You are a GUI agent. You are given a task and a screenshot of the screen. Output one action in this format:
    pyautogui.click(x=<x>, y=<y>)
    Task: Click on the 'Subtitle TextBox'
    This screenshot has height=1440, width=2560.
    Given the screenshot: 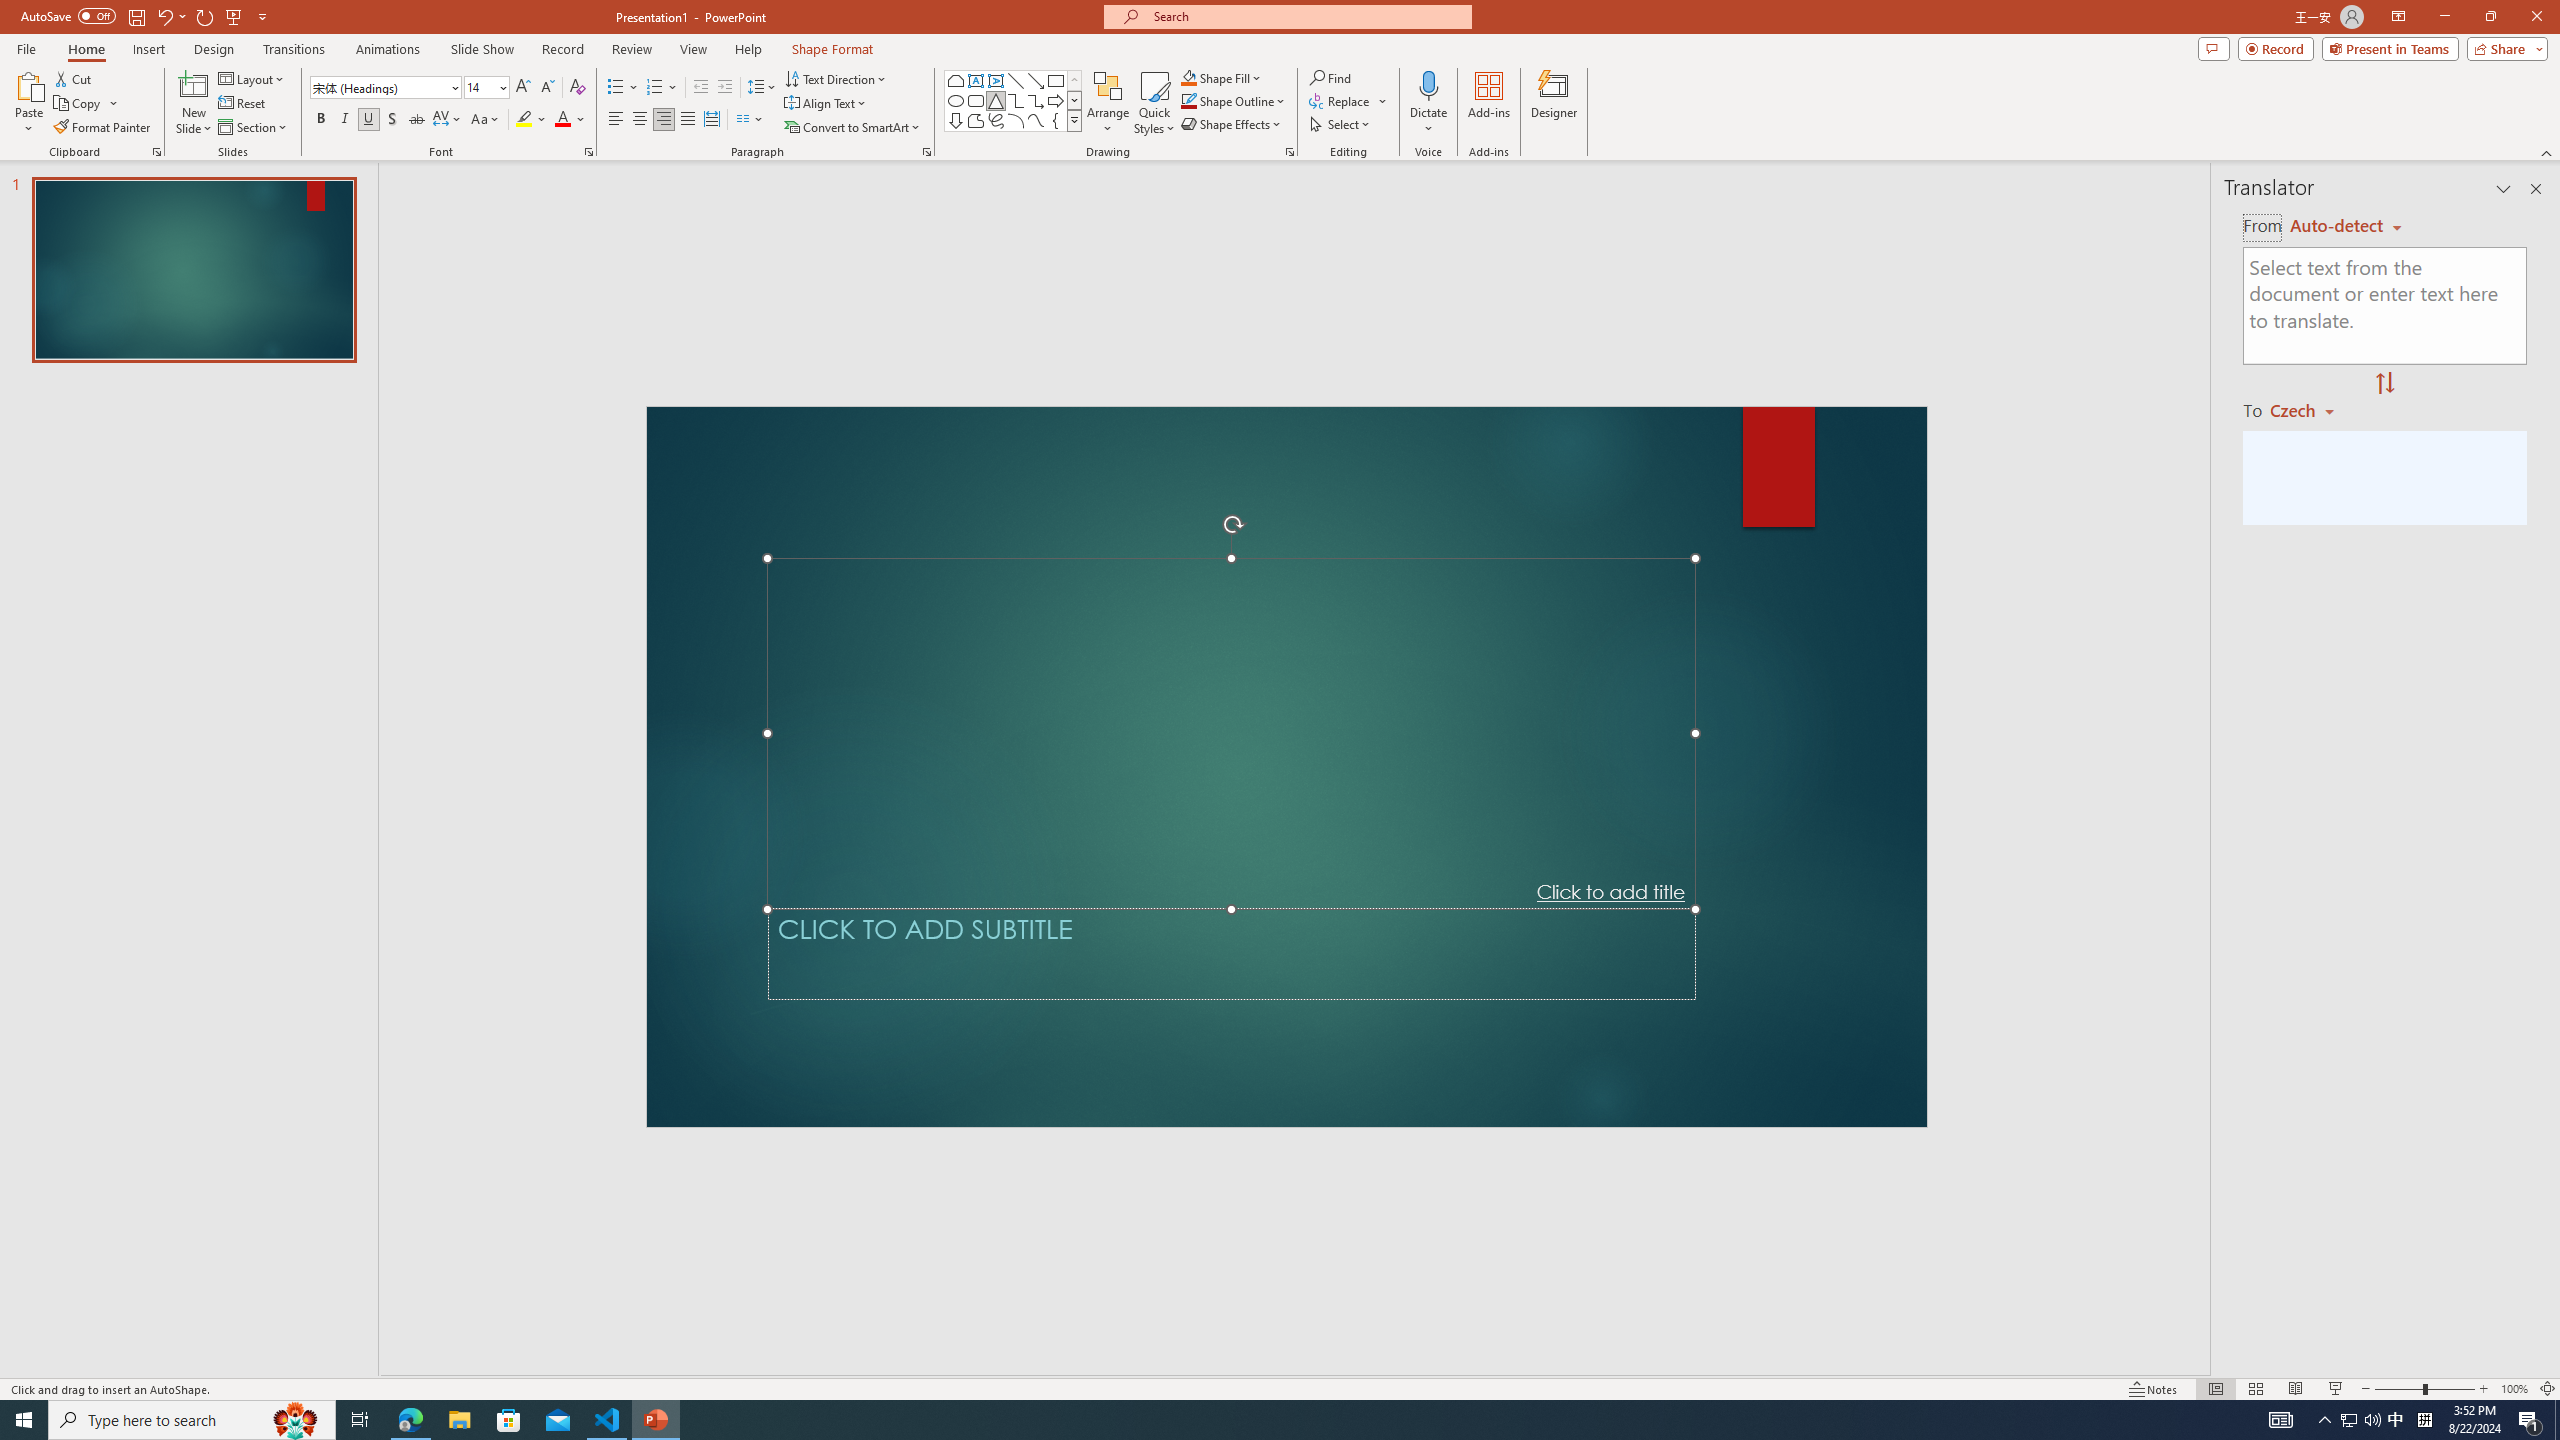 What is the action you would take?
    pyautogui.click(x=1231, y=953)
    